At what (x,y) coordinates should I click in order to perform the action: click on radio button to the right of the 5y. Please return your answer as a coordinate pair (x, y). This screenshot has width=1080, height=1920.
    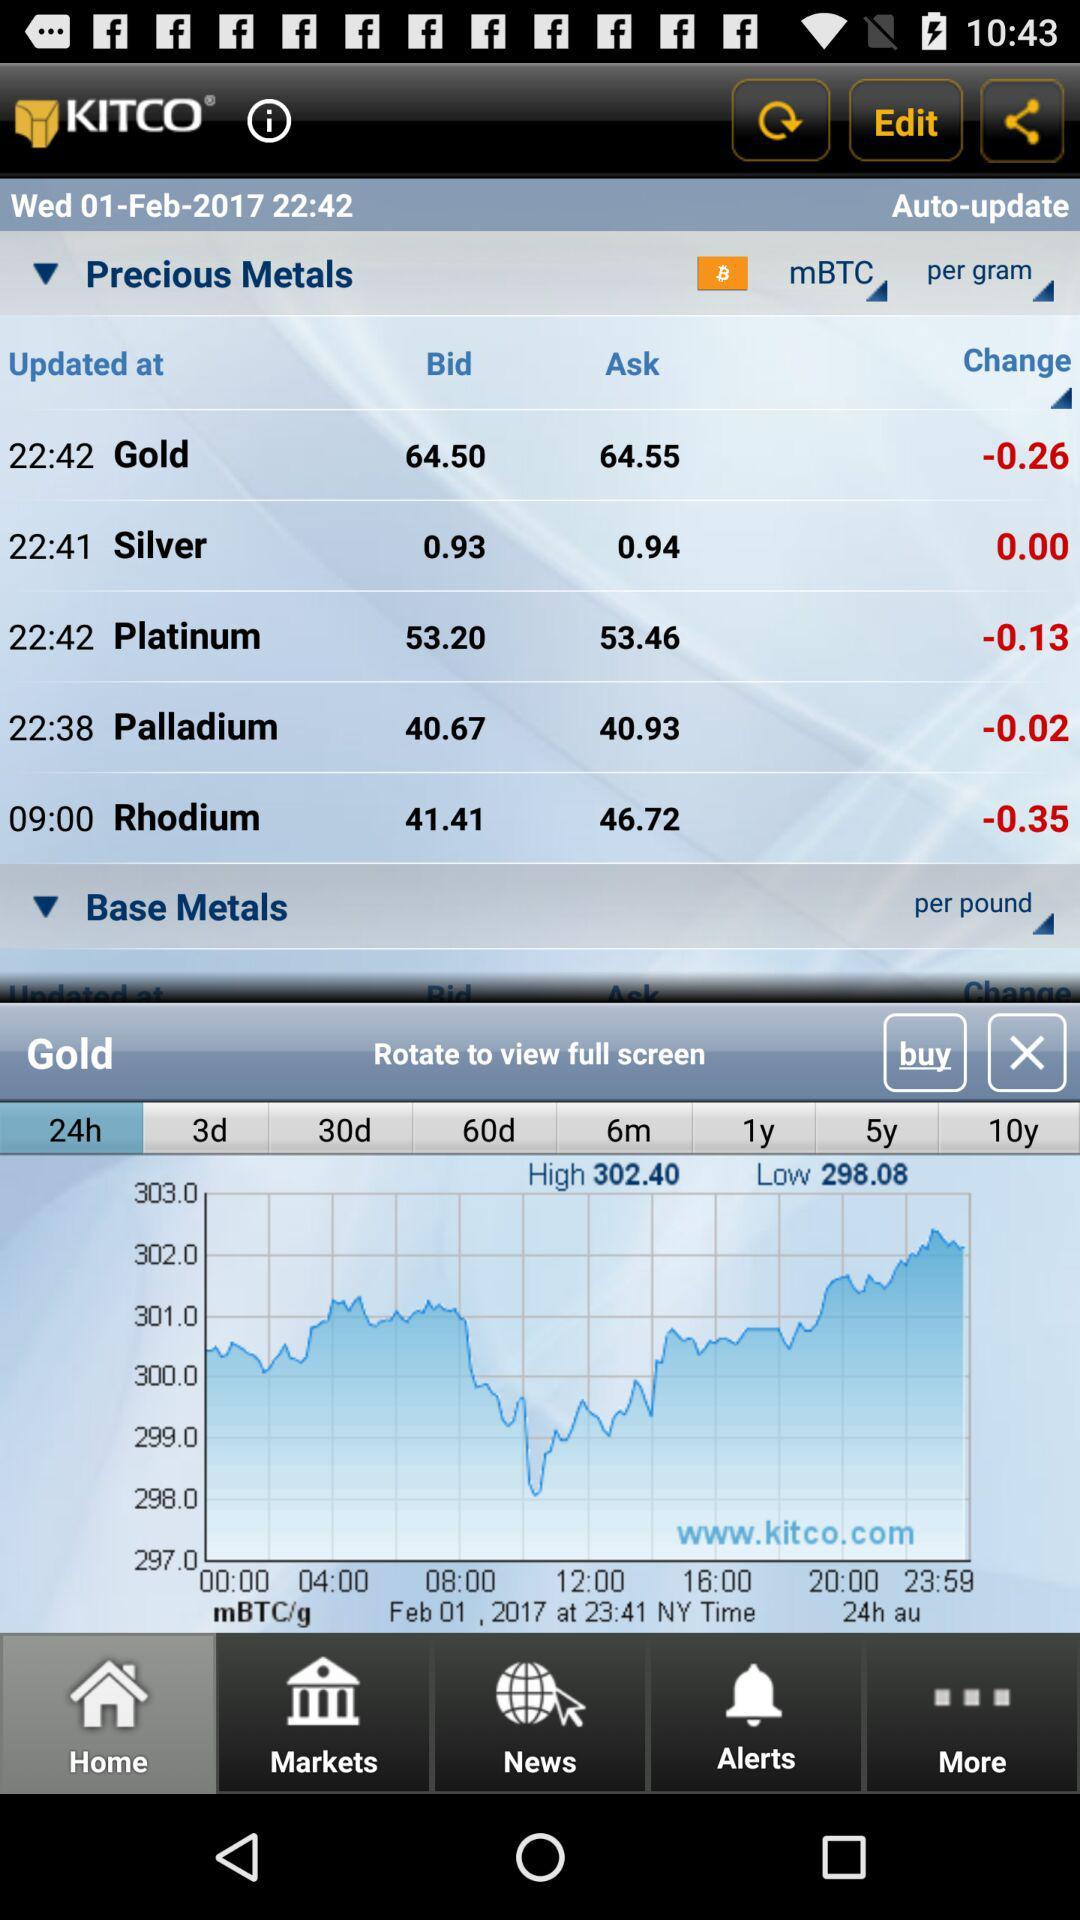
    Looking at the image, I should click on (1009, 1129).